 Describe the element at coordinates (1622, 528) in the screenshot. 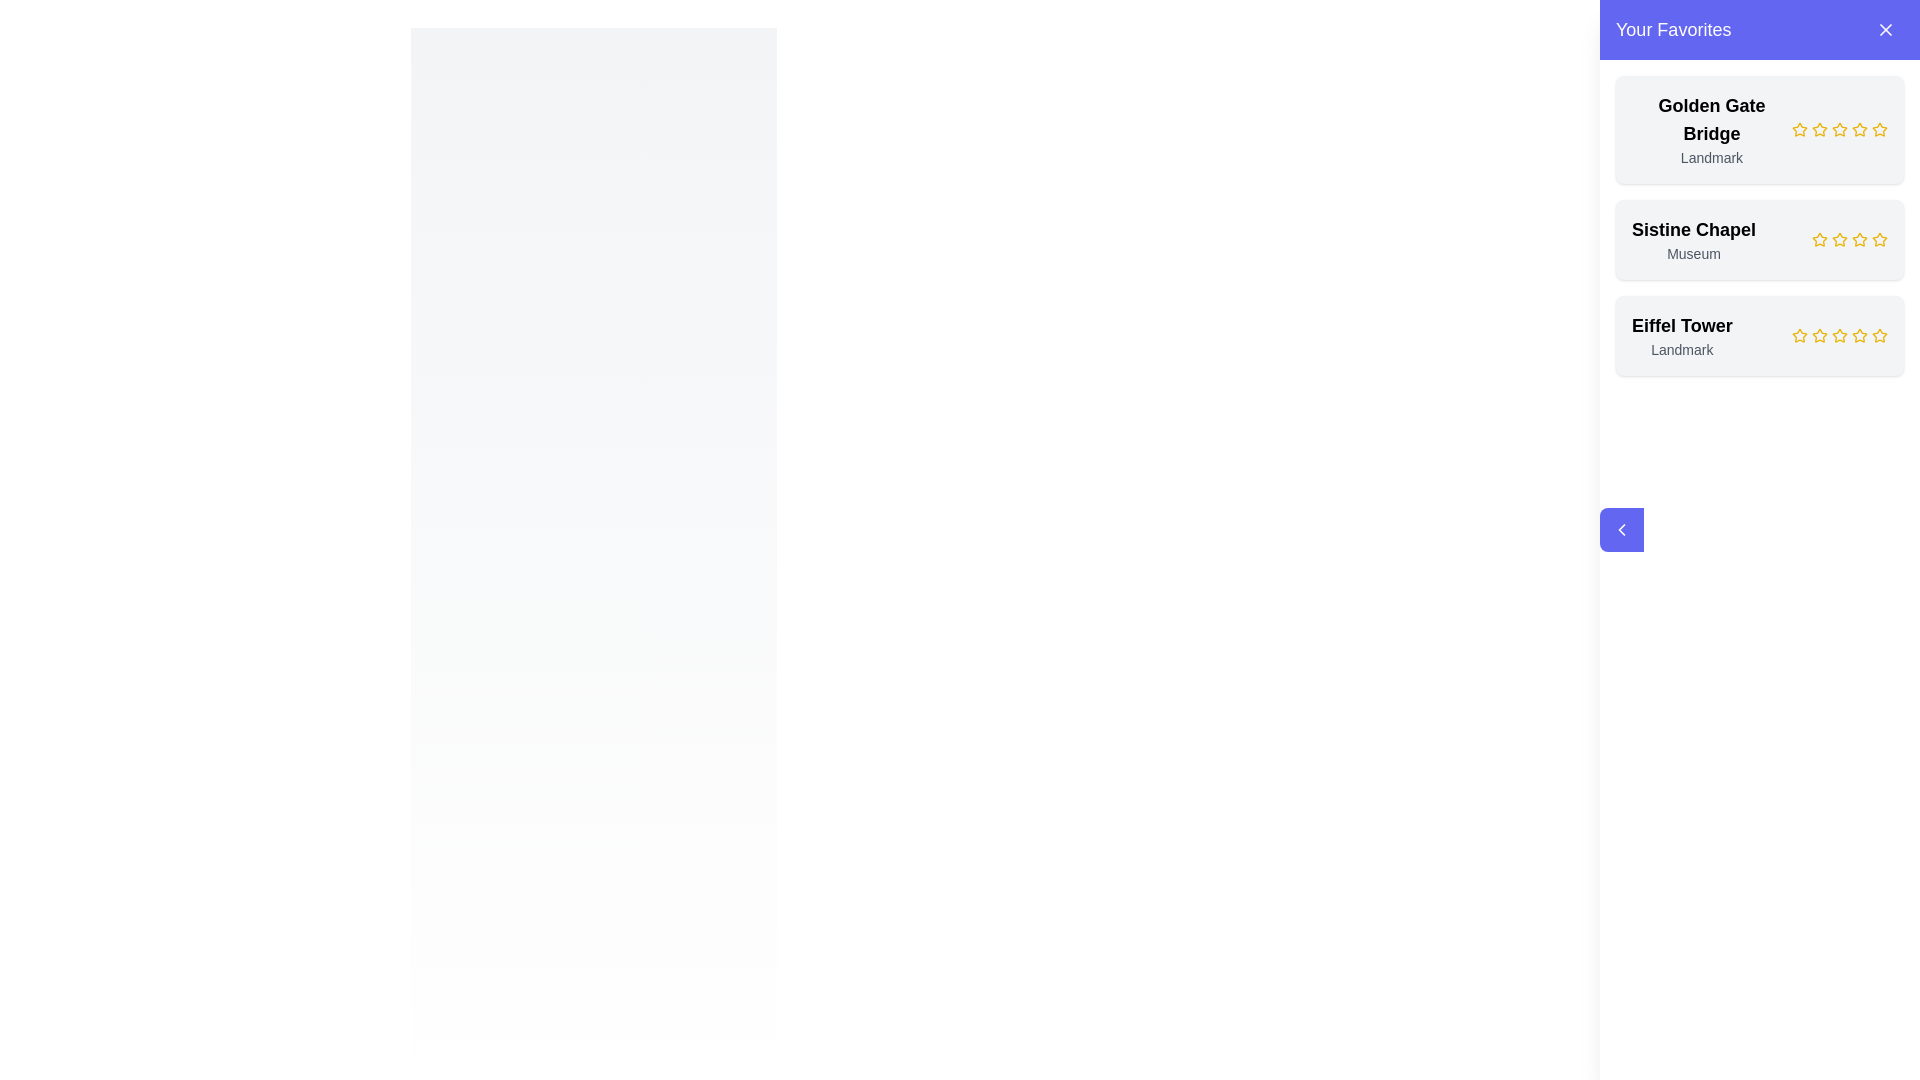

I see `the button containing an arrow icon located on the left side of the sidebar panel` at that location.